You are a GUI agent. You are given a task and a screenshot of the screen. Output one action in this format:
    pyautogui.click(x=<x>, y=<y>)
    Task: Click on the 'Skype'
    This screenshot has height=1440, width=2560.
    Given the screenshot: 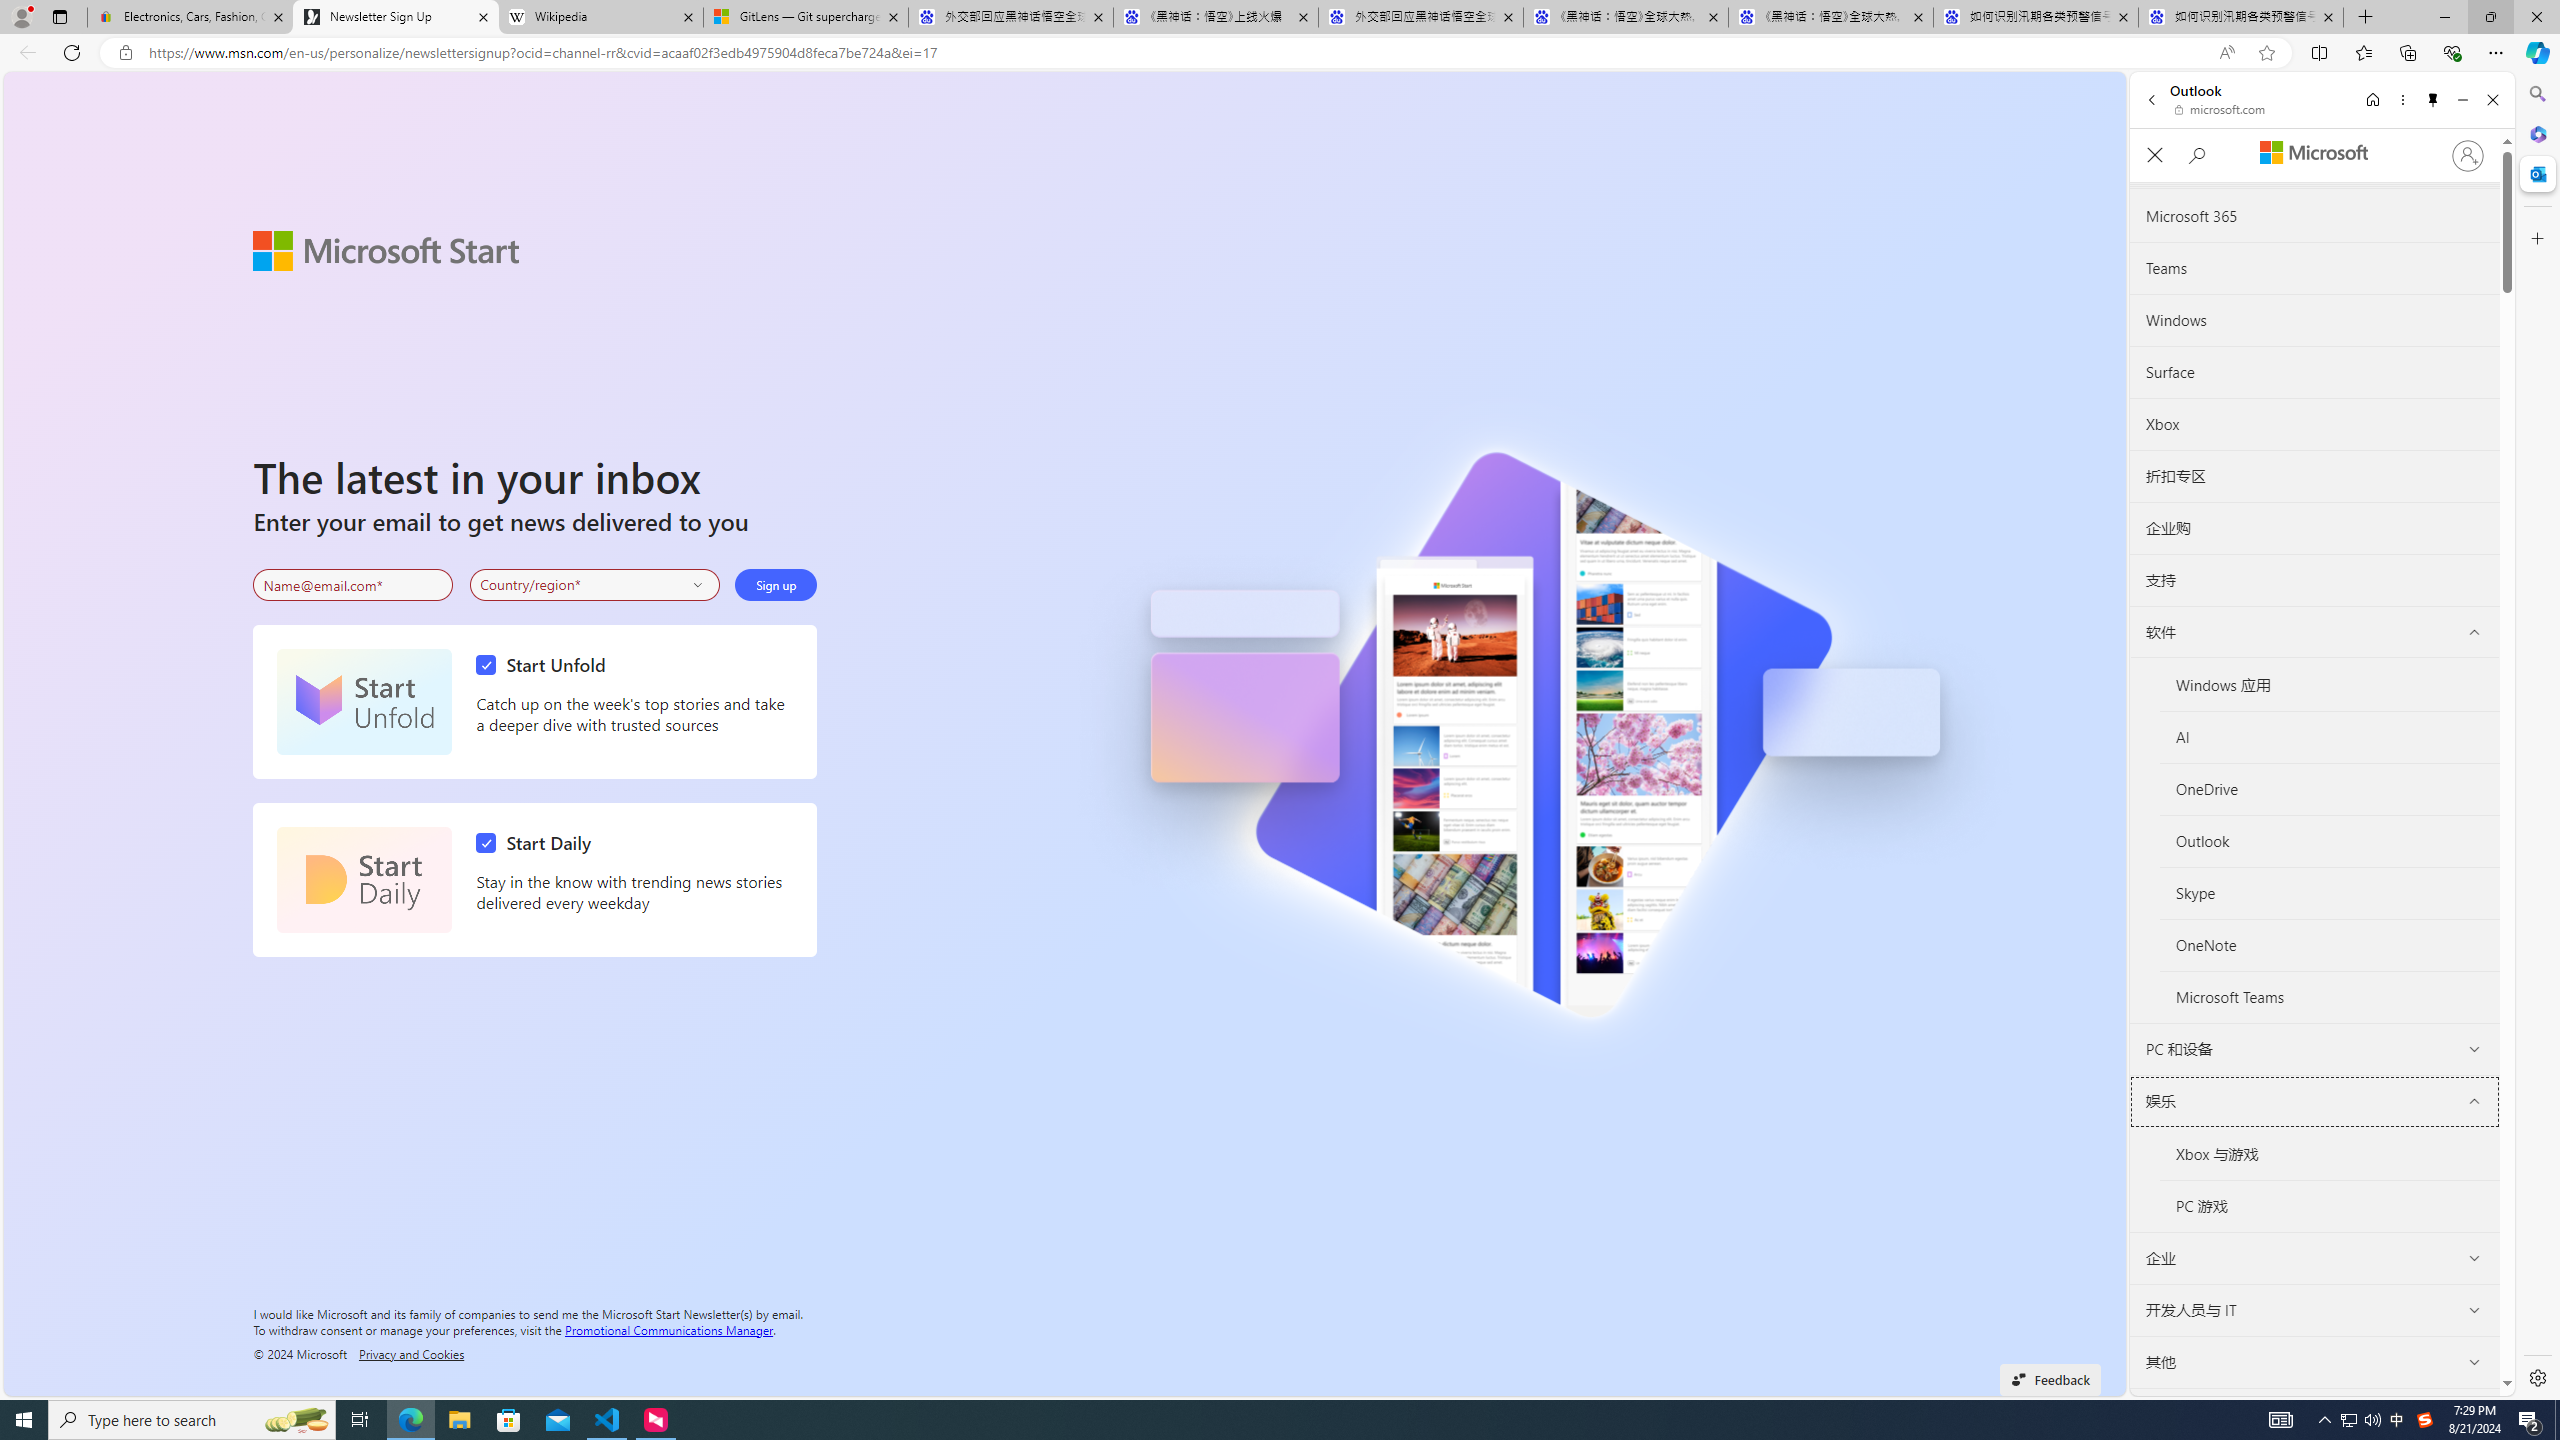 What is the action you would take?
    pyautogui.click(x=2328, y=892)
    